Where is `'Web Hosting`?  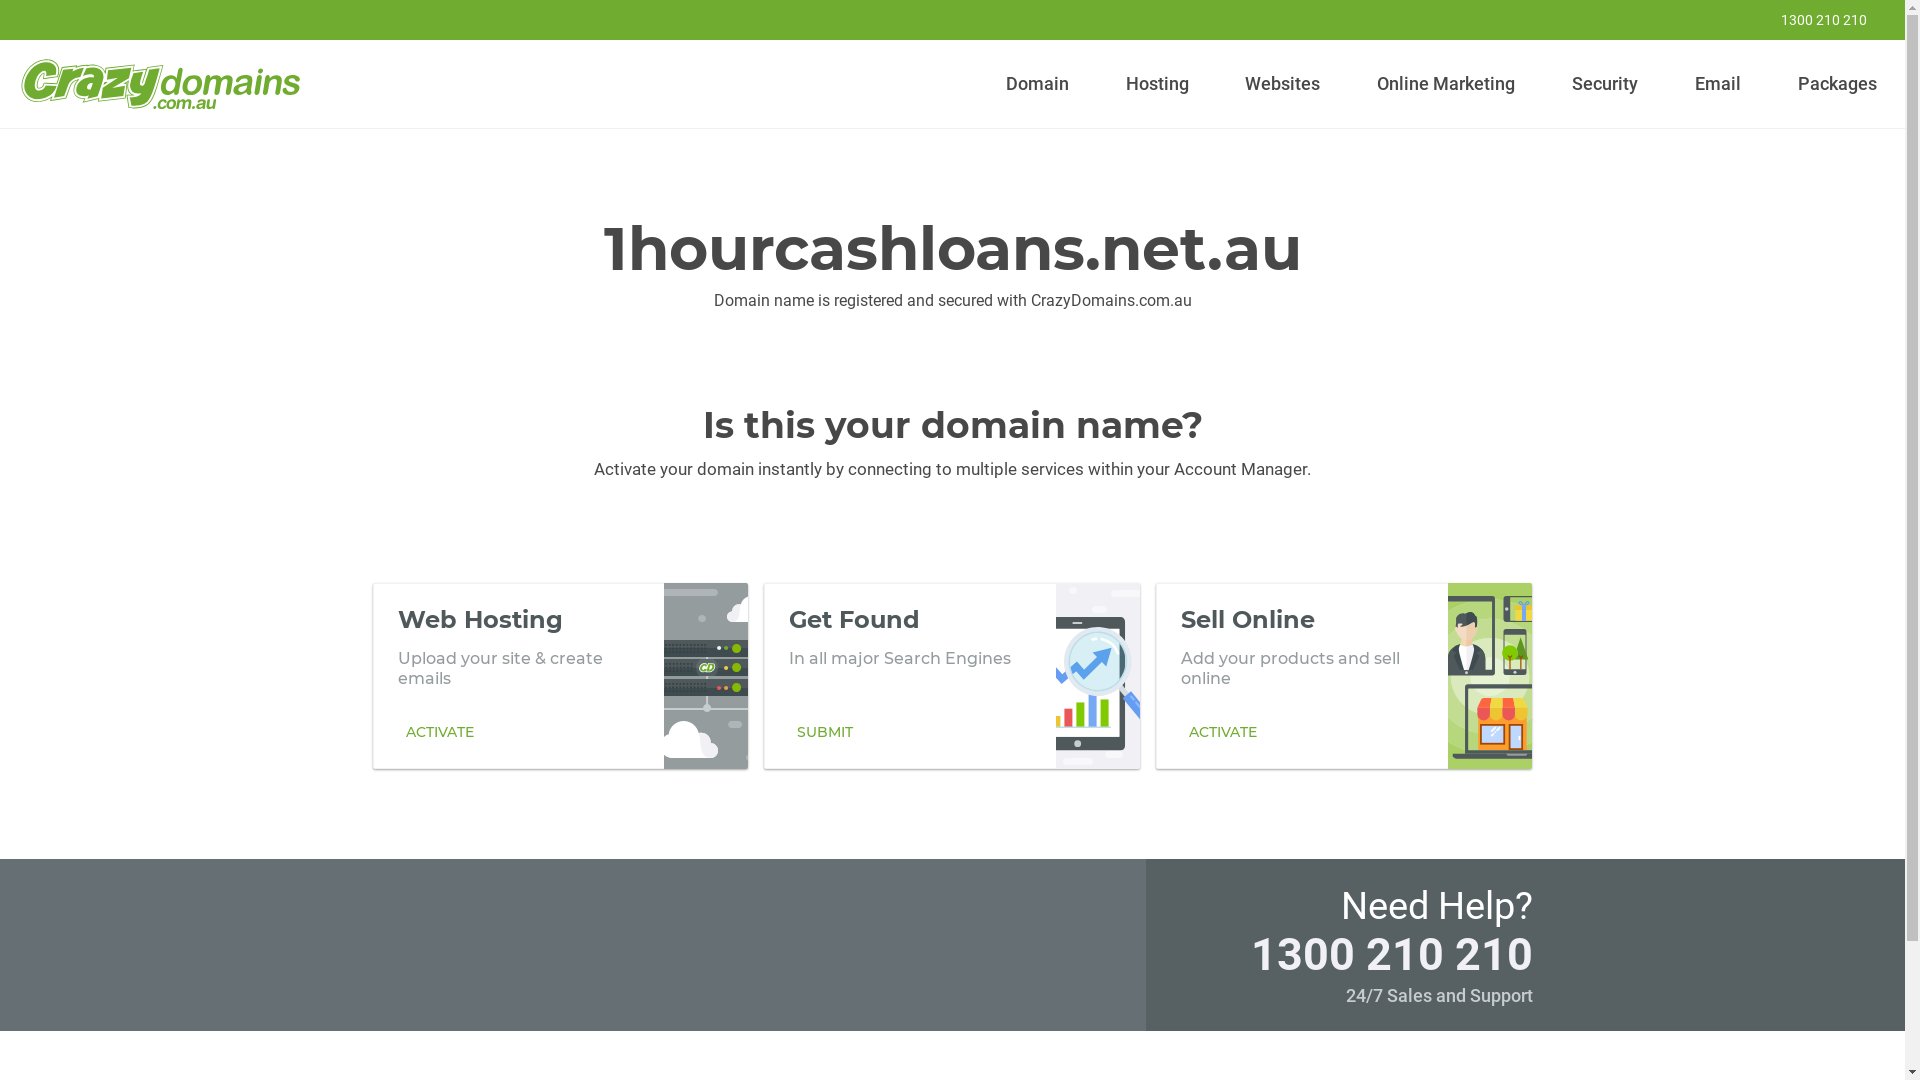
'Web Hosting is located at coordinates (560, 675).